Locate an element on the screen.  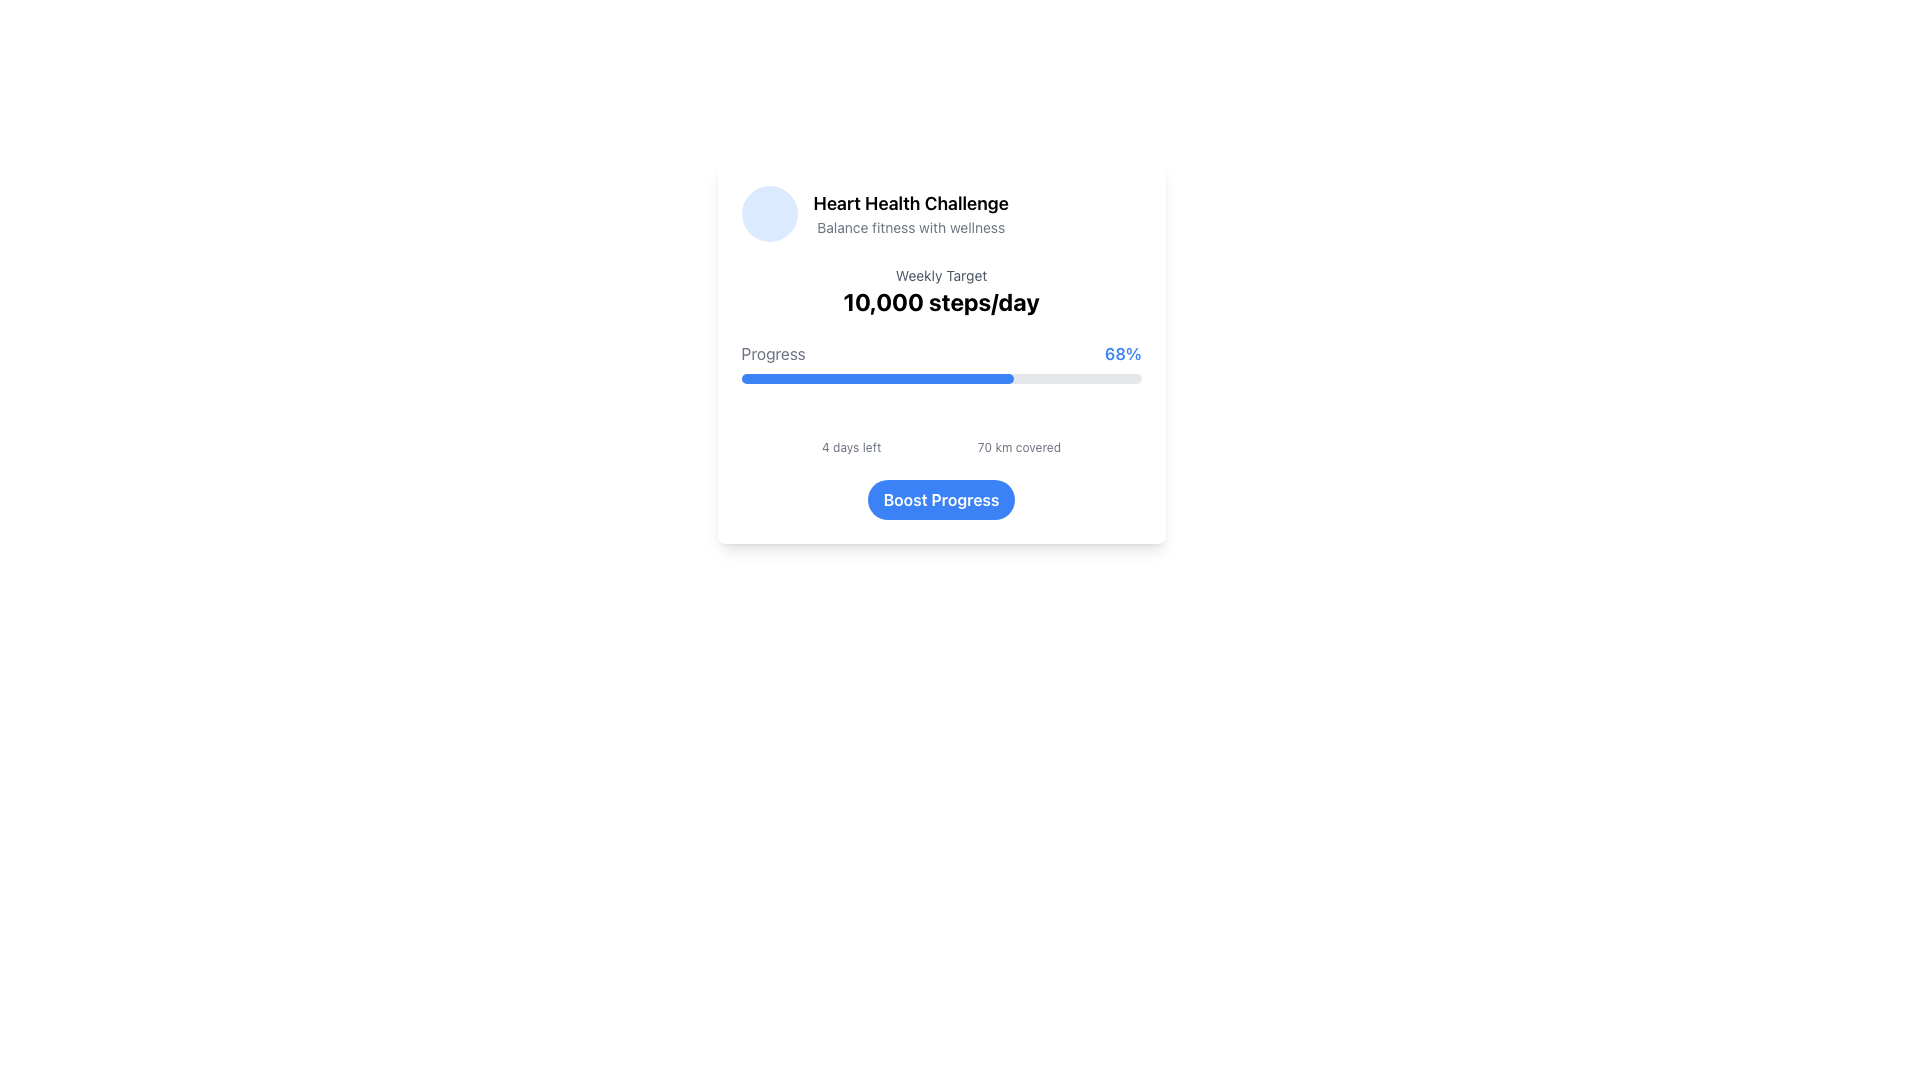
the blue progress bar element, which is a horizontally positioned rectangular bar with rounded ends, indicating task completion within a card component is located at coordinates (877, 378).